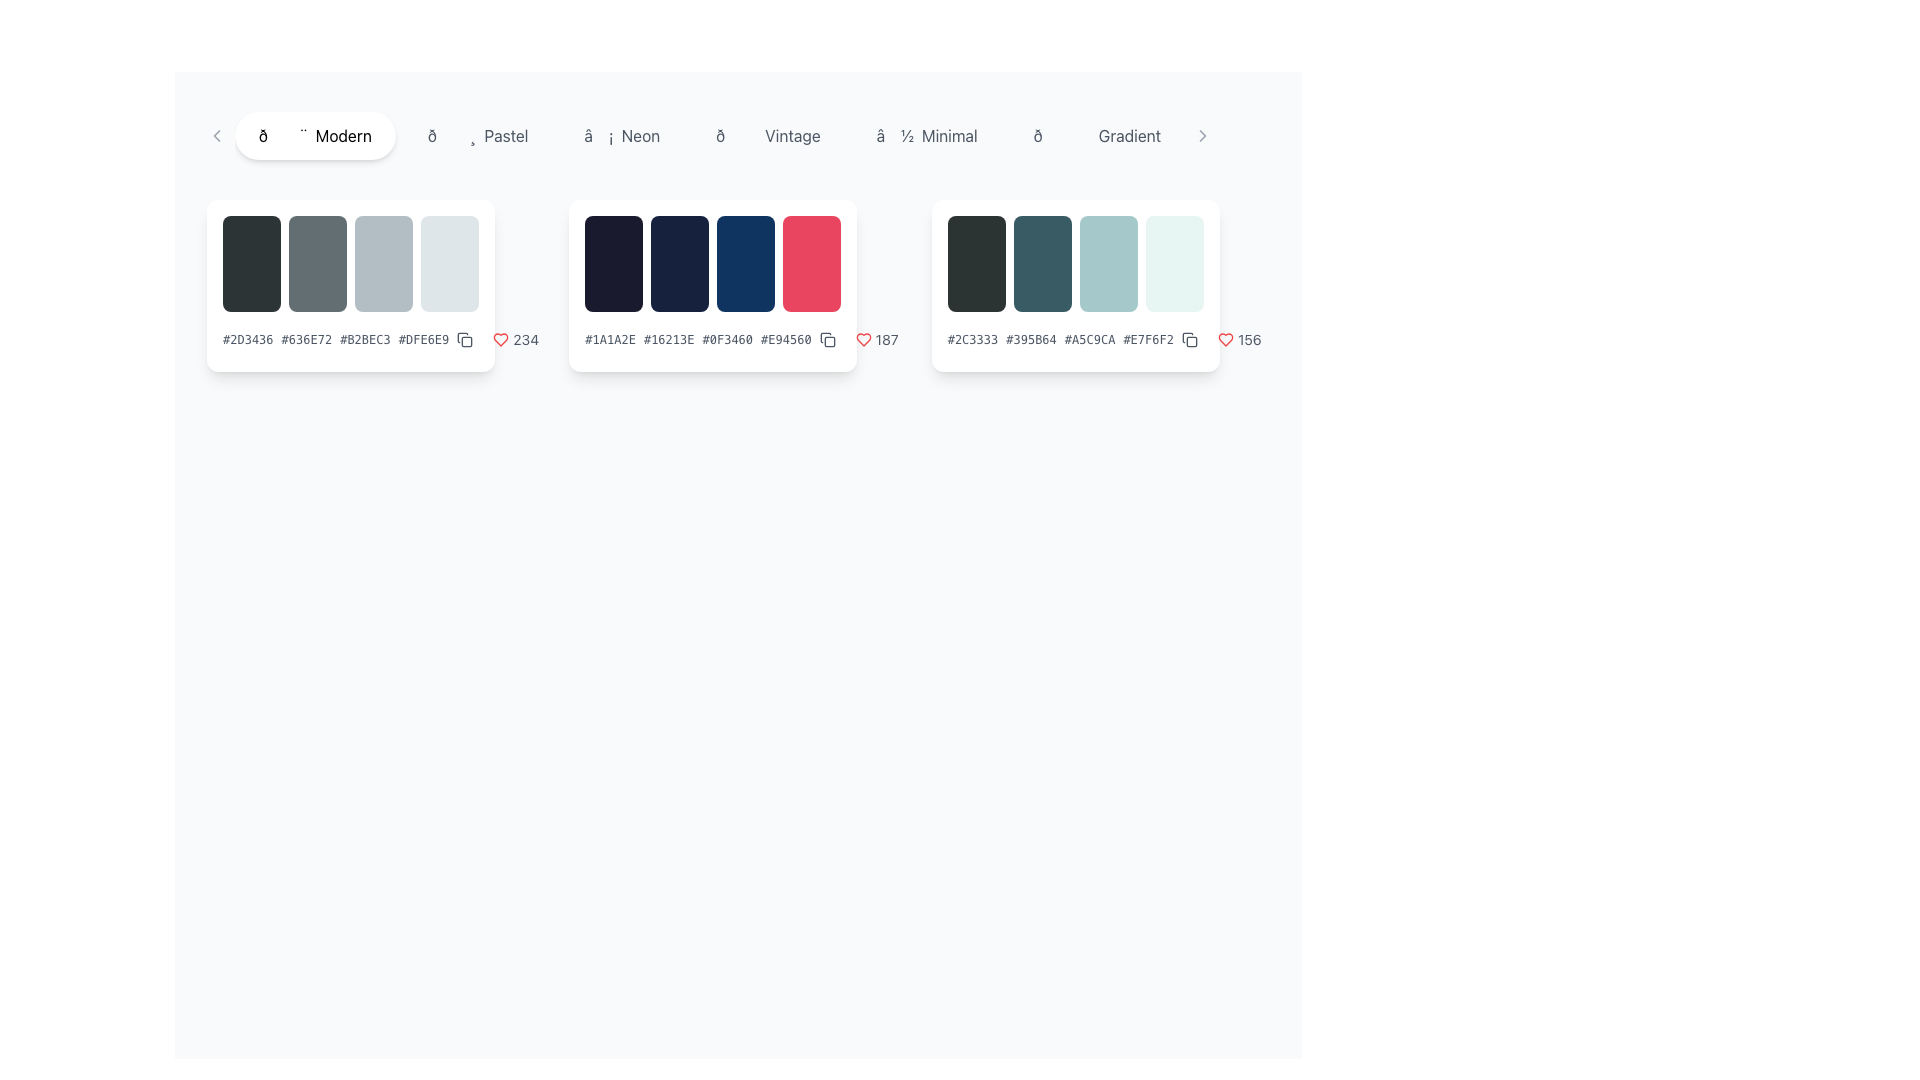 This screenshot has width=1920, height=1080. I want to click on the text display showing hexadecimal color codes '#1A1A2E #16213E #0F3460 #E94560' located in the lower section of the second color palette card, so click(713, 338).